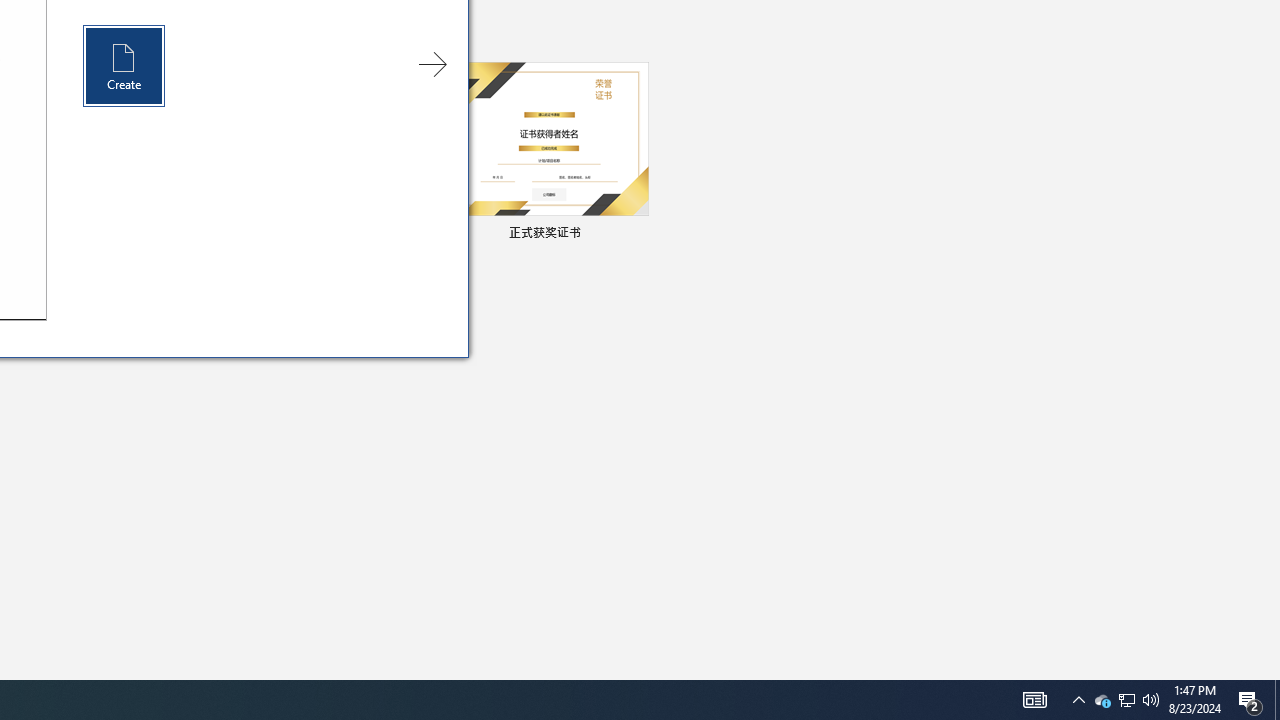 The width and height of the screenshot is (1280, 720). I want to click on 'Next Template', so click(431, 63).